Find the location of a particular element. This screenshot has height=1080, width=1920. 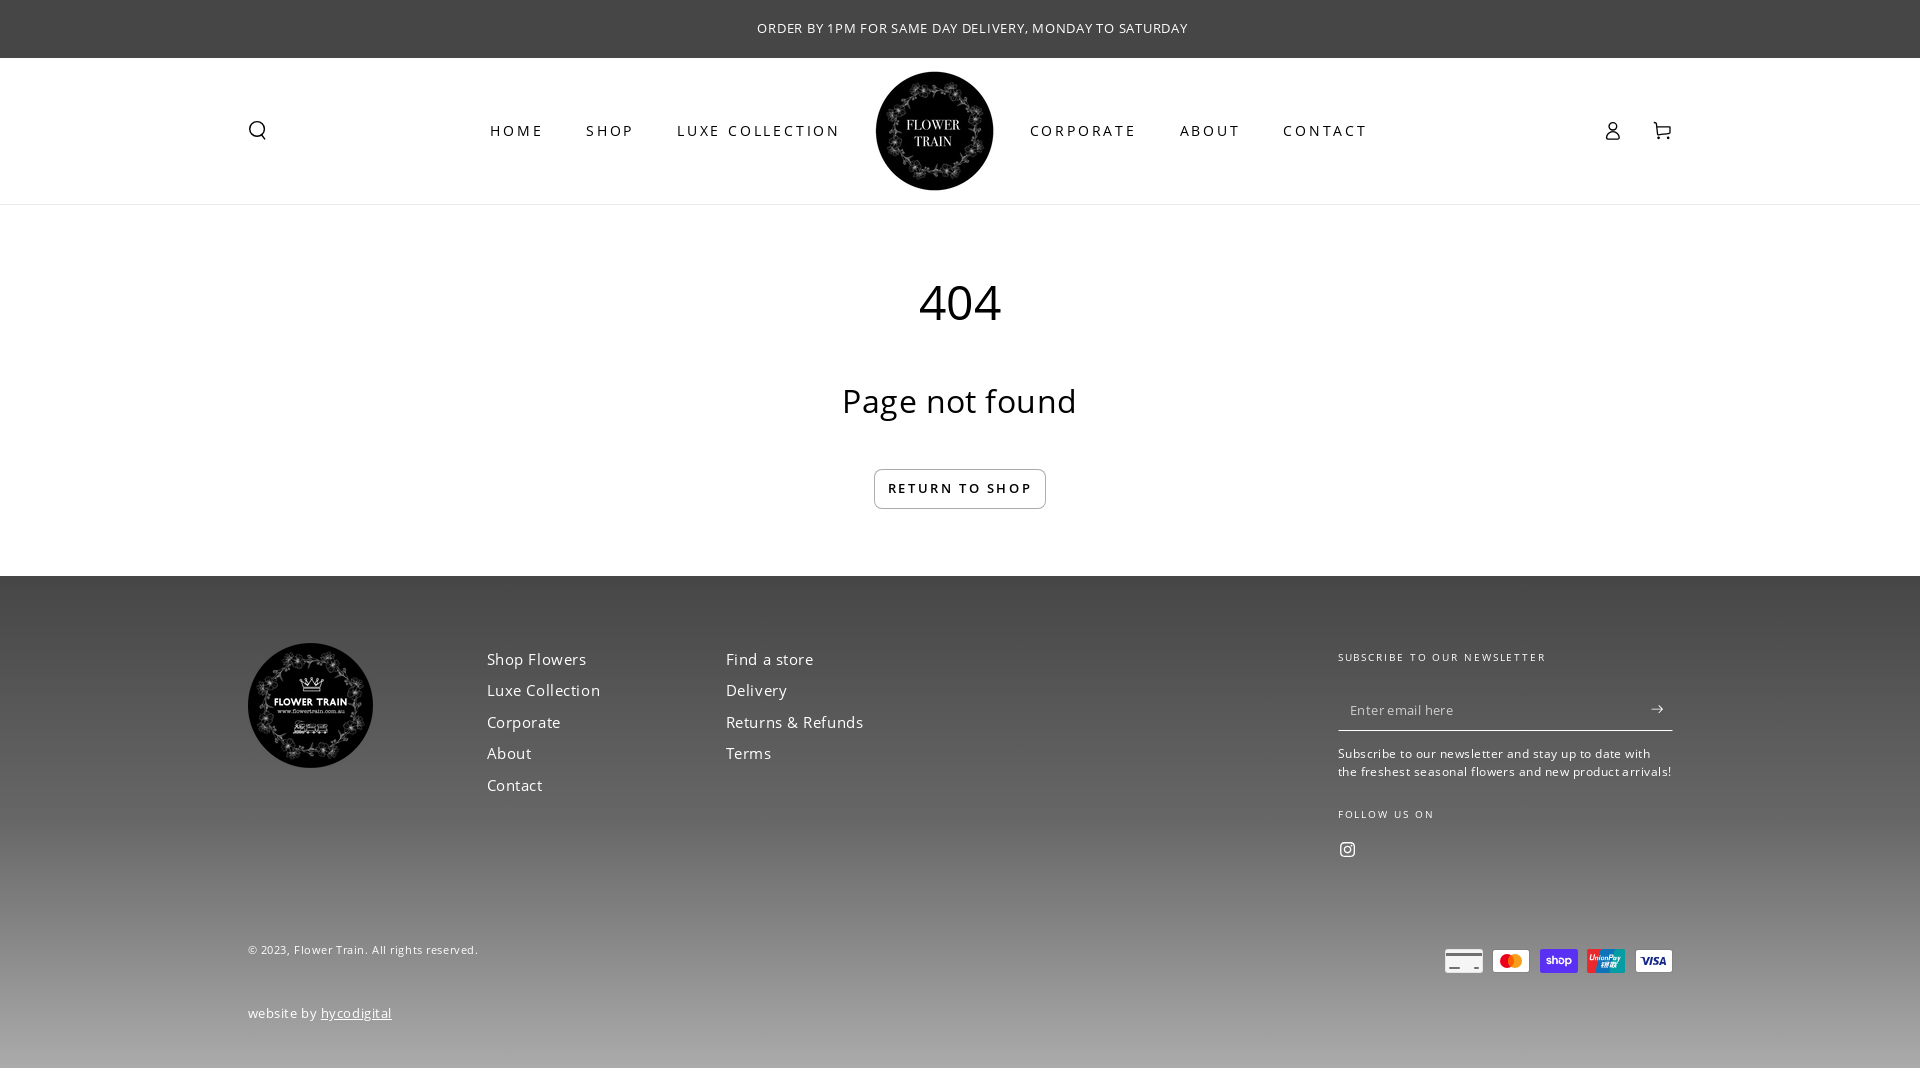

'Returns & Refunds' is located at coordinates (794, 721).